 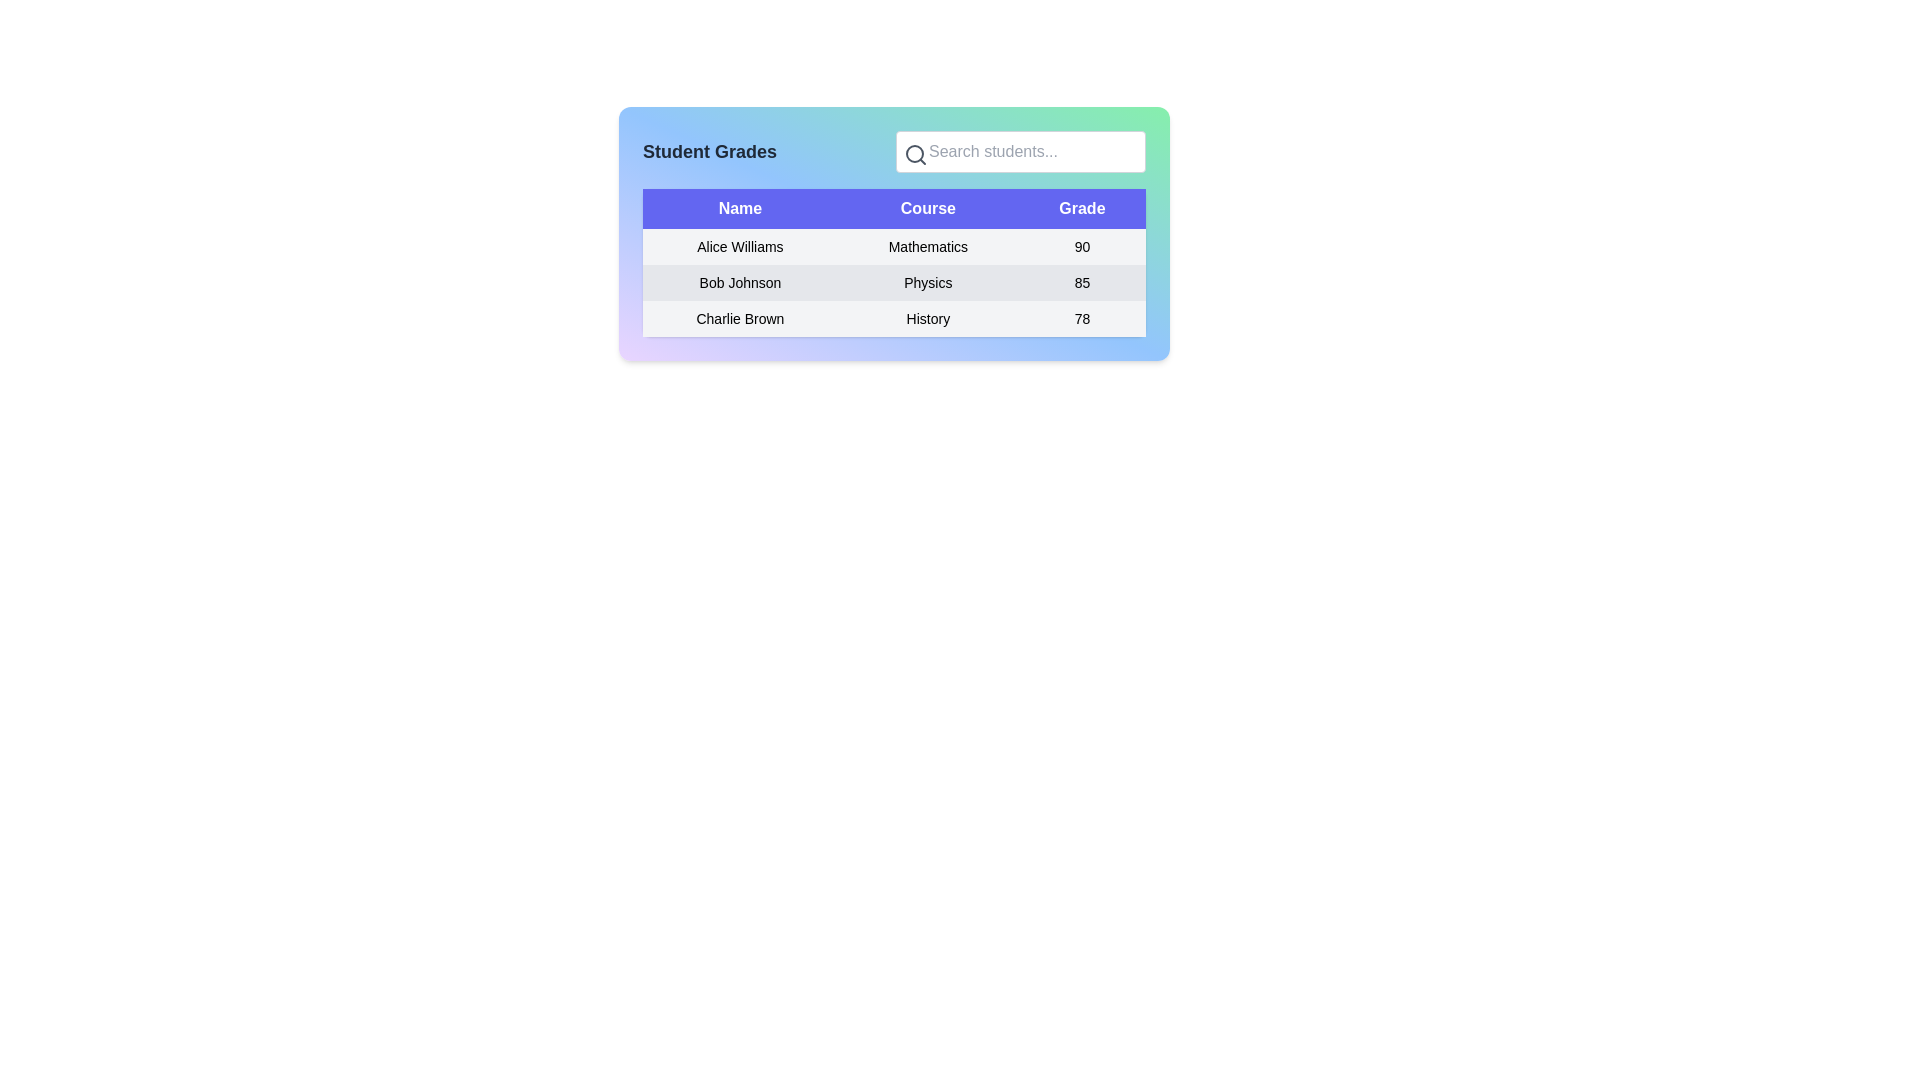 What do you see at coordinates (893, 282) in the screenshot?
I see `the second row of the table displaying information about student Bob Johnson, course Physics, and grade 85` at bounding box center [893, 282].